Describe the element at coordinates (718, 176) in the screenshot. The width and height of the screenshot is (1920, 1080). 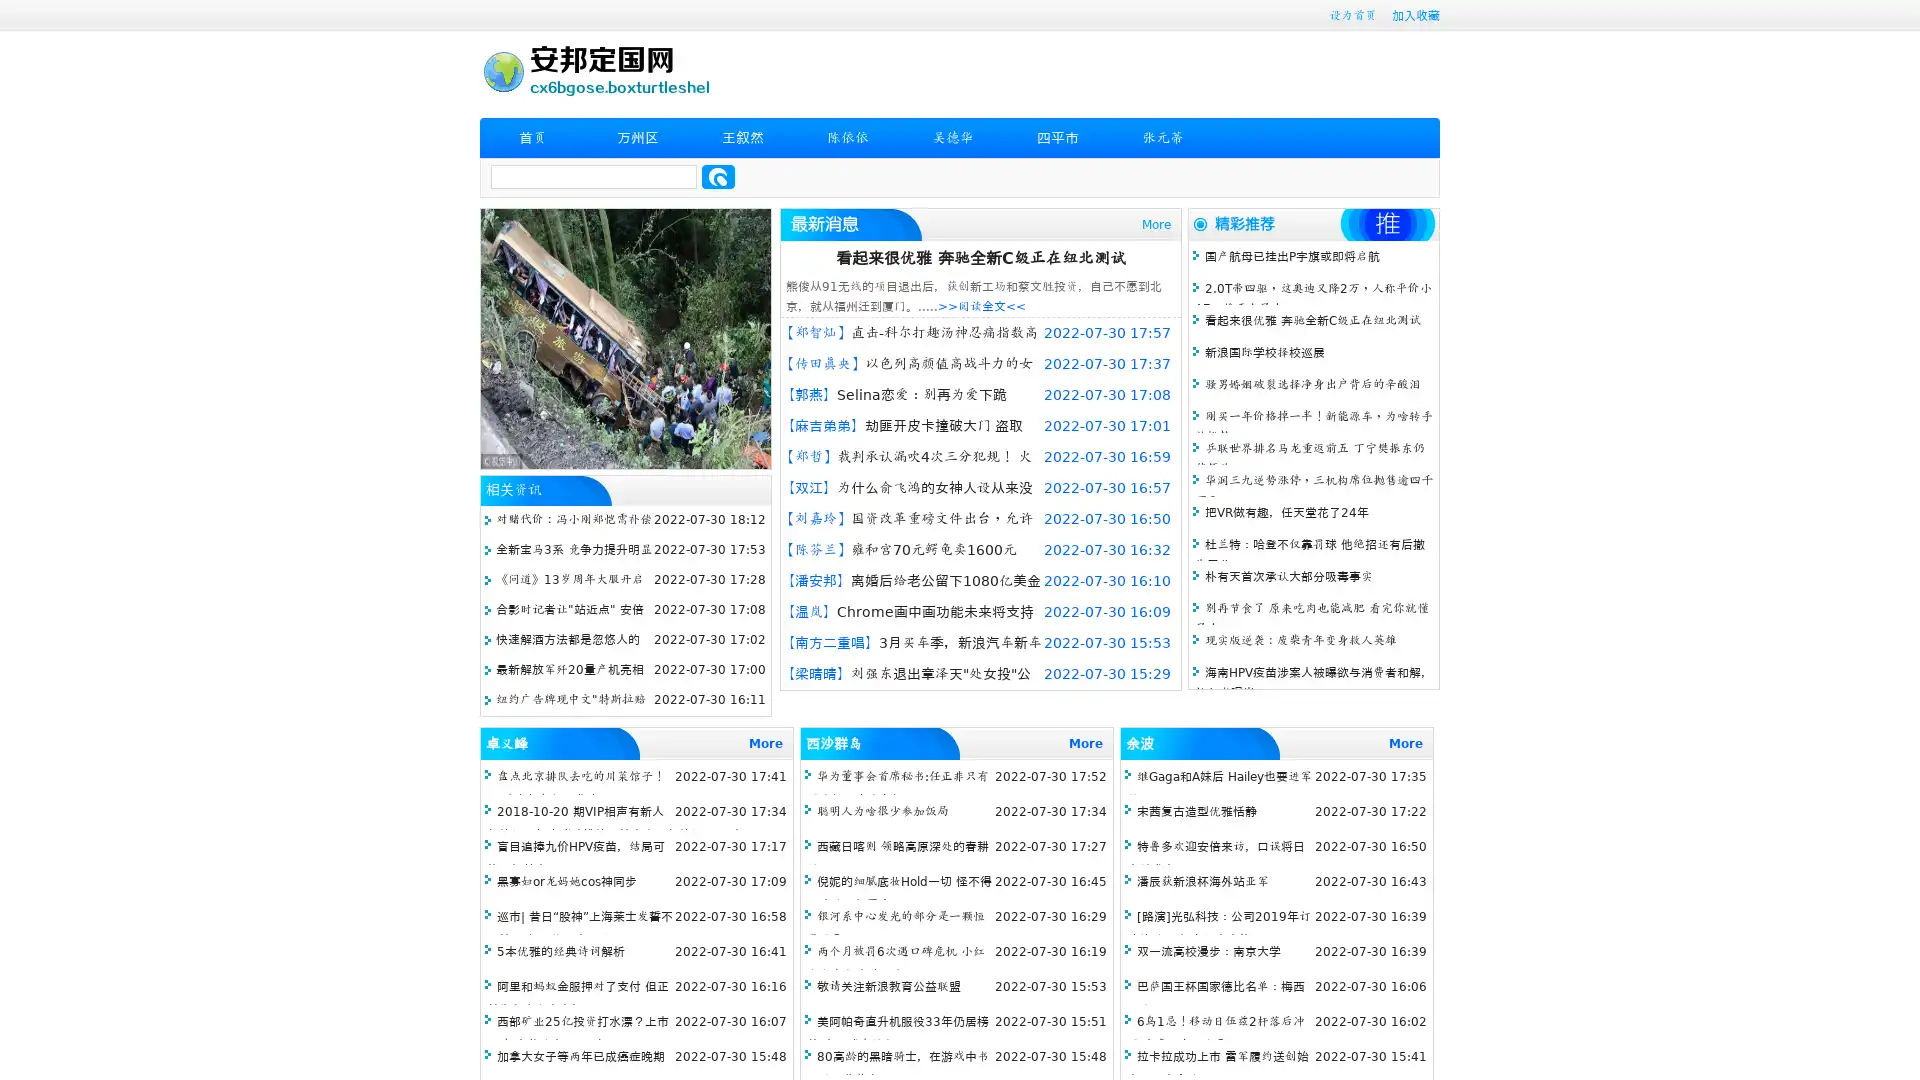
I see `Search` at that location.